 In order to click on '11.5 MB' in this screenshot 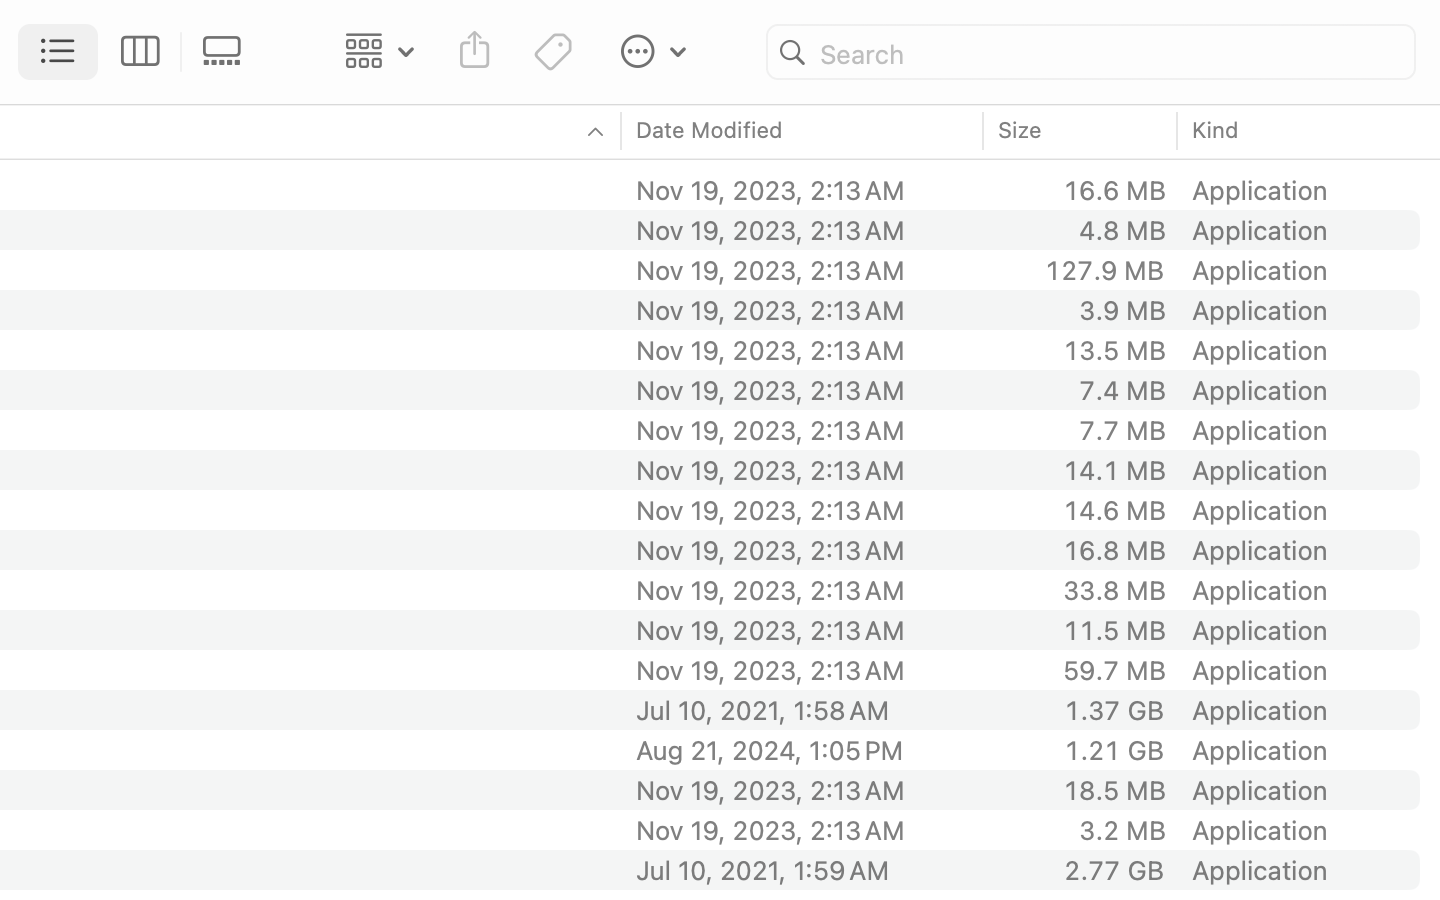, I will do `click(1112, 630)`.